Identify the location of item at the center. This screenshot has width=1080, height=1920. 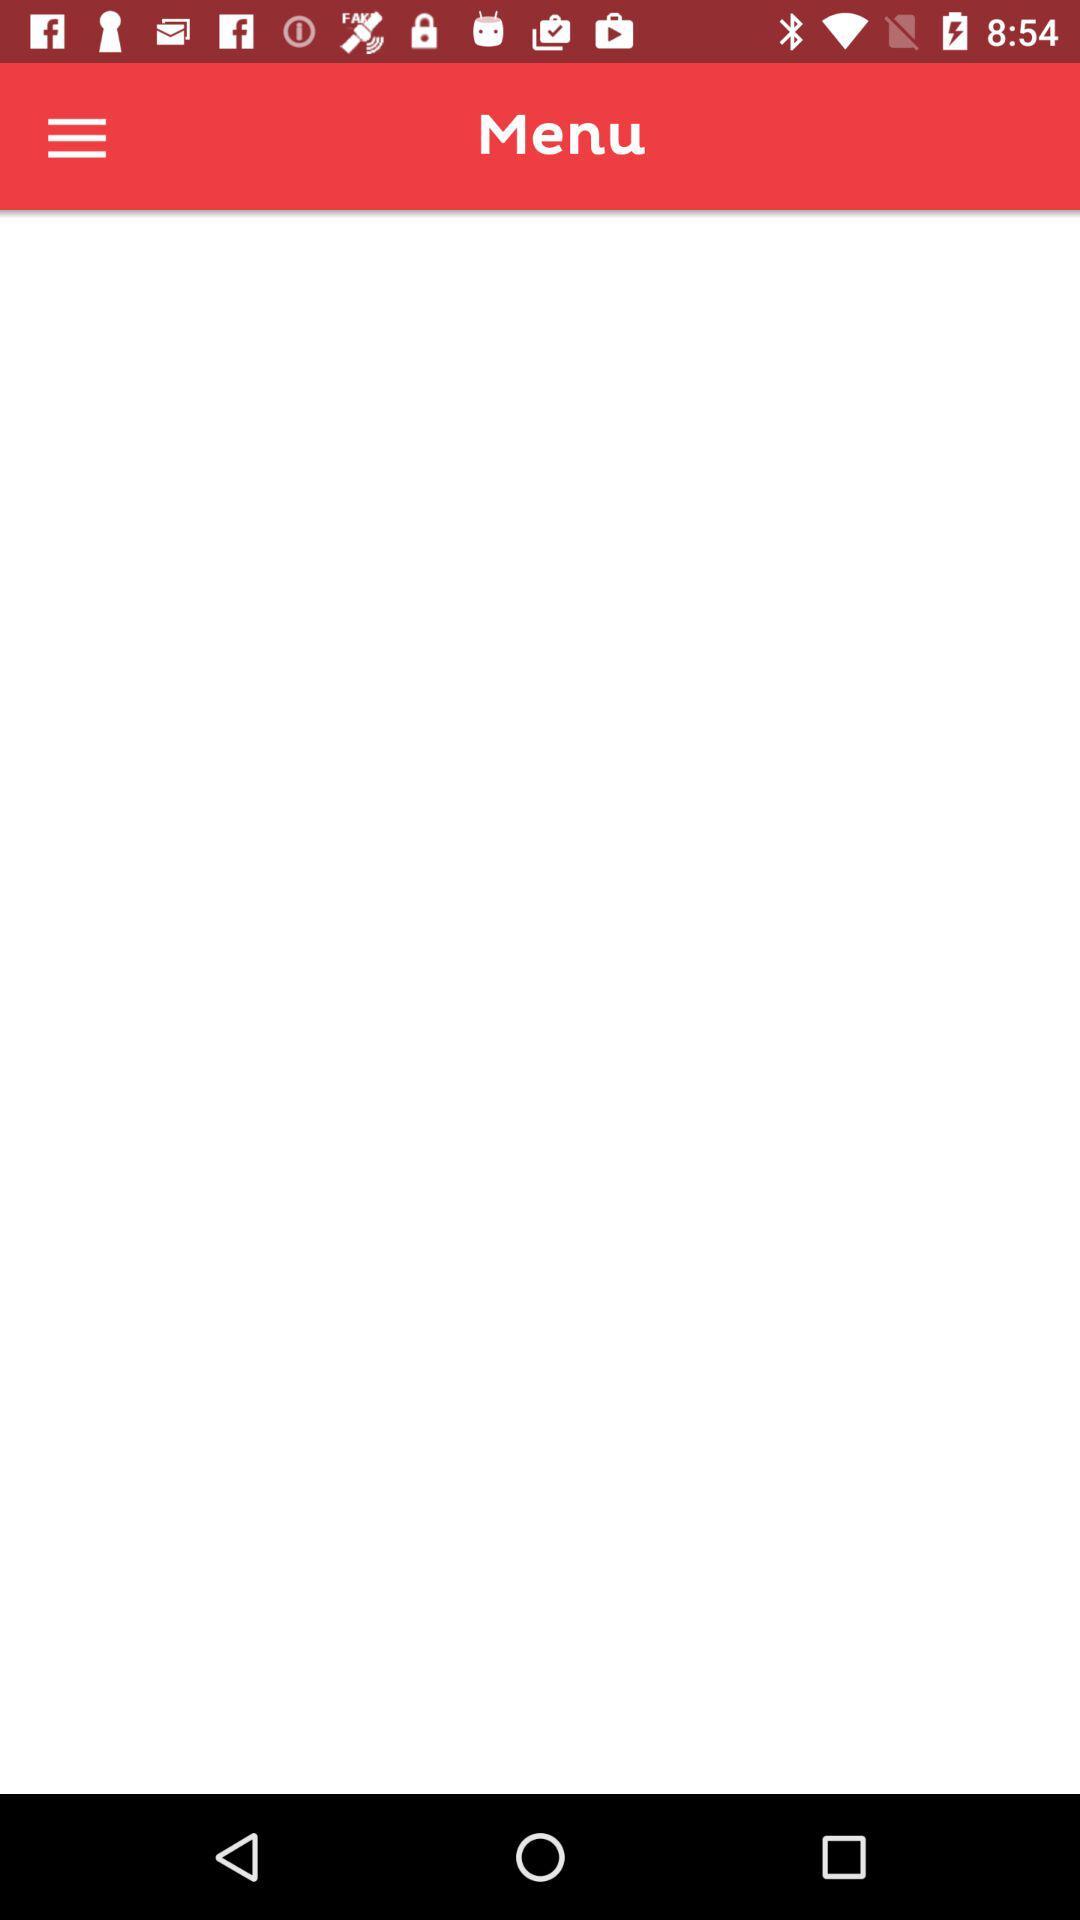
(540, 1002).